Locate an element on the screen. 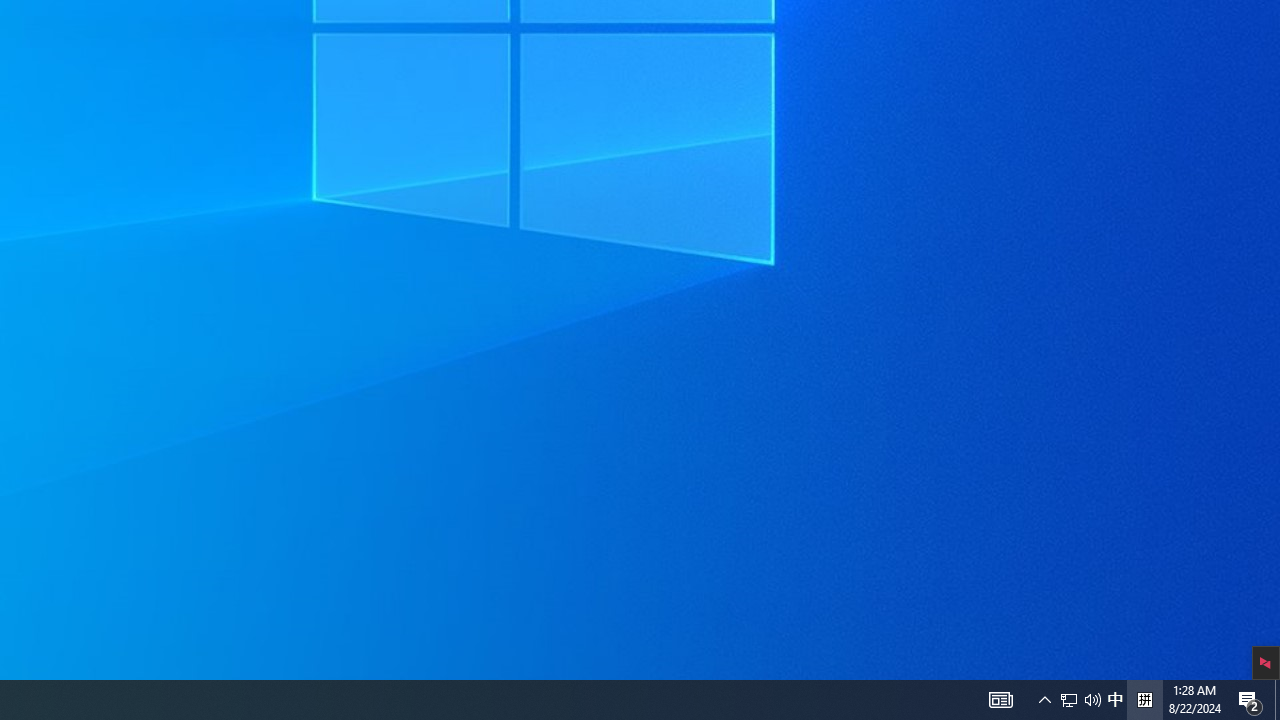  'Action Center, 2 new notifications' is located at coordinates (1250, 698).